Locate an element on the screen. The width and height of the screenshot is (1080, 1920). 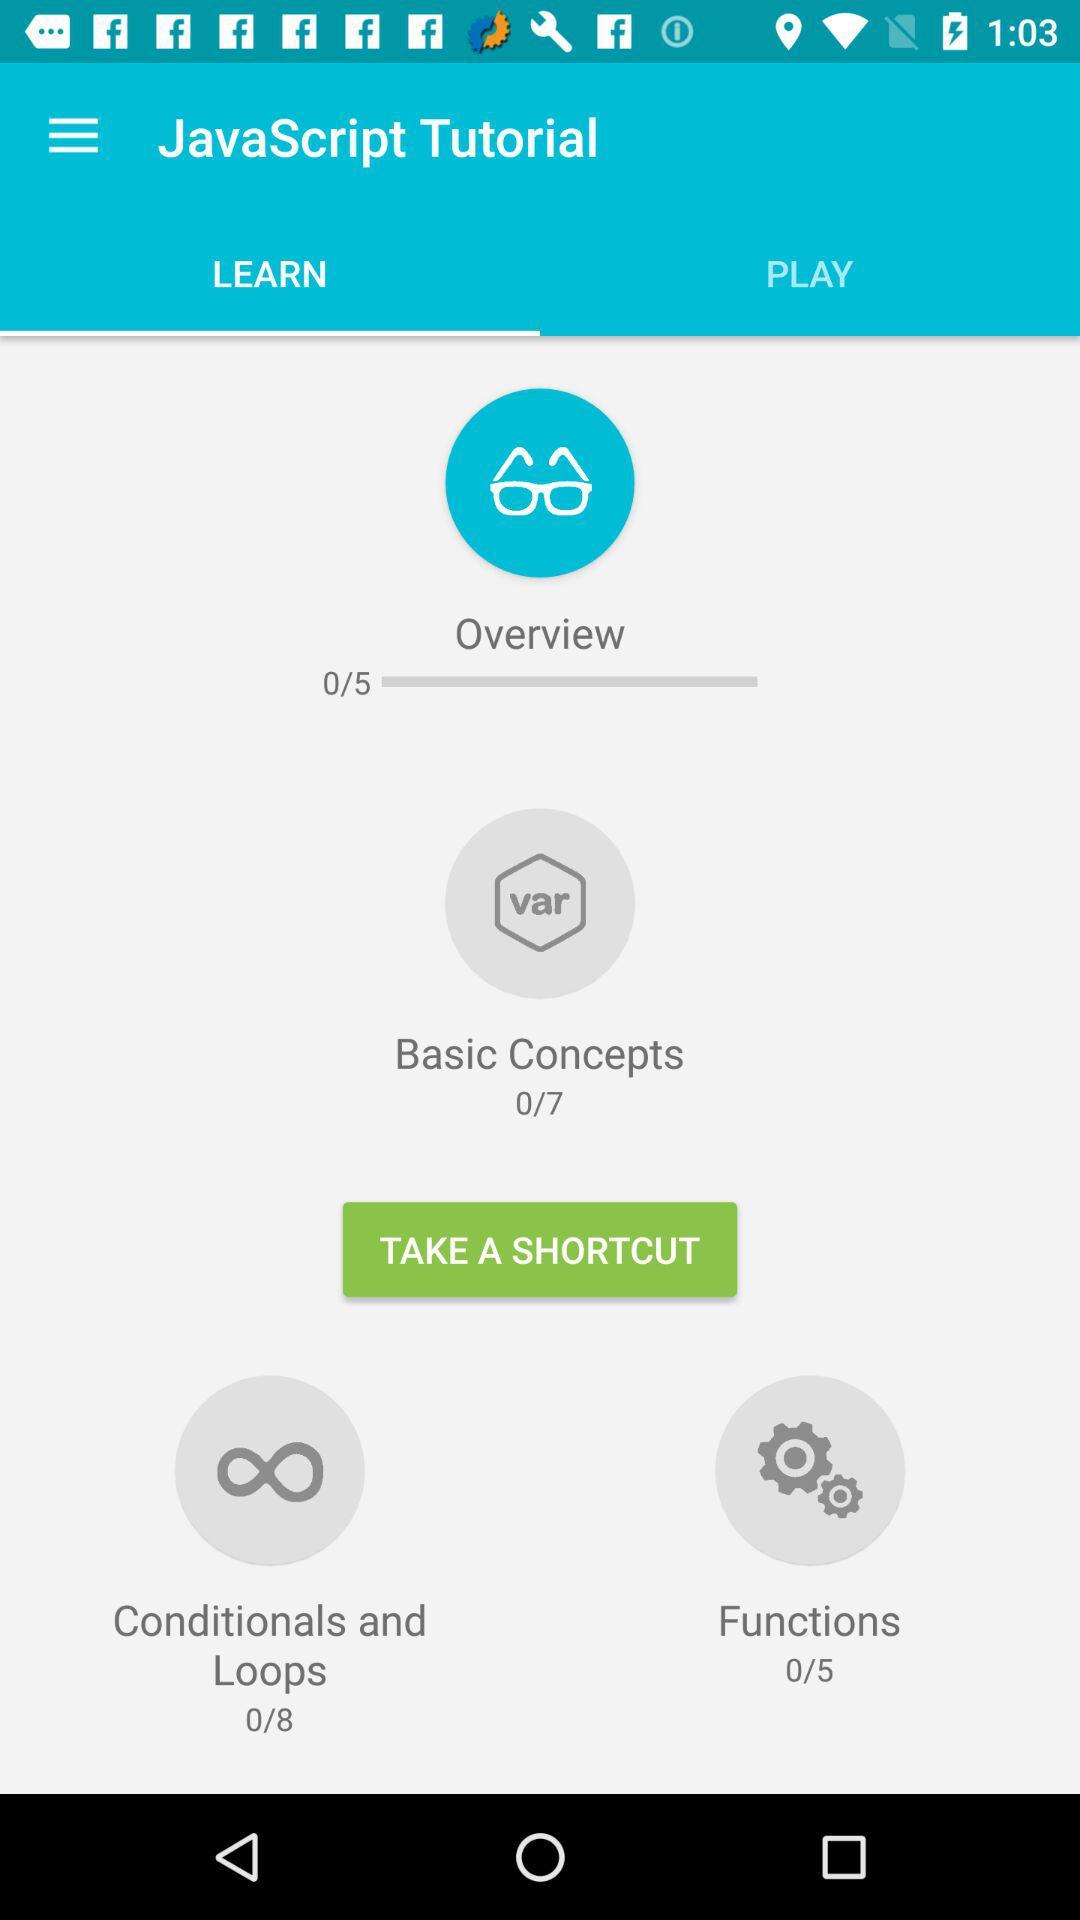
the take a shortcut is located at coordinates (540, 1248).